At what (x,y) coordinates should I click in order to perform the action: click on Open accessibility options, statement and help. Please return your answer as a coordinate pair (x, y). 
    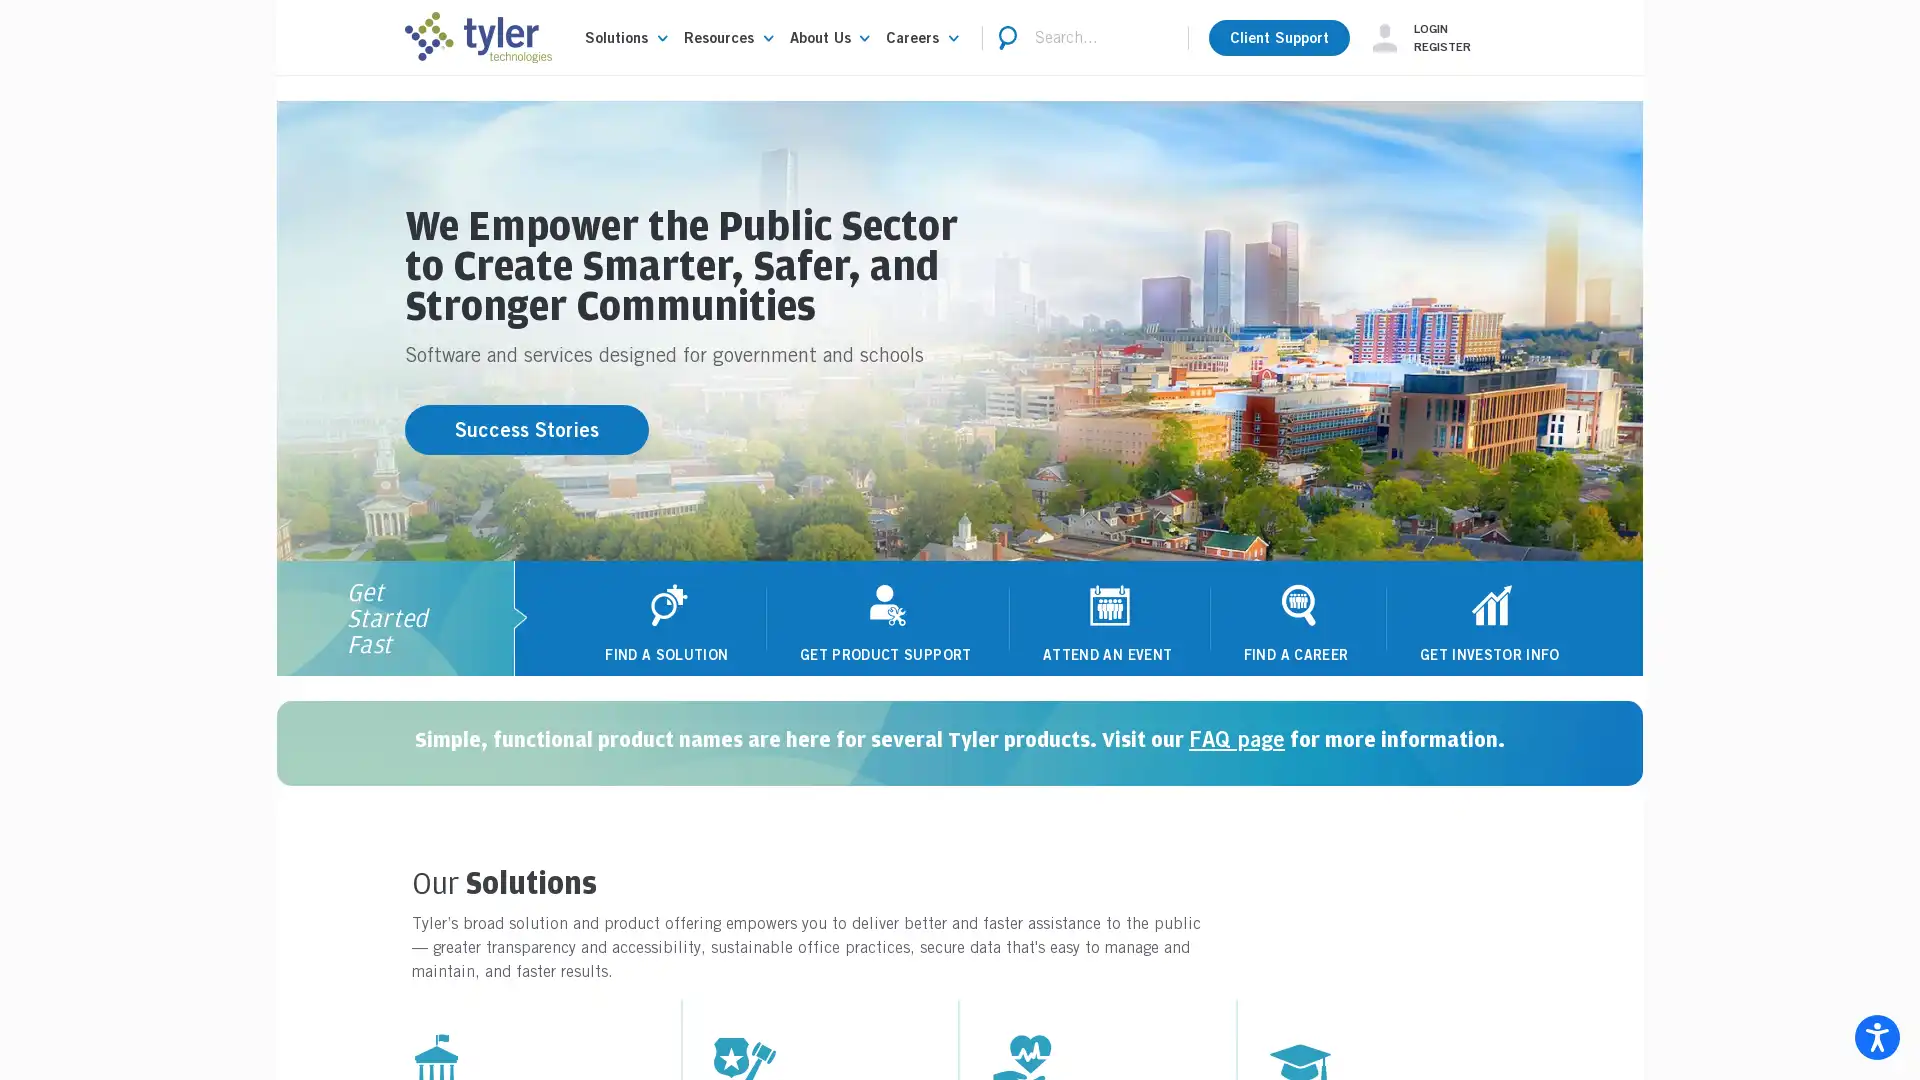
    Looking at the image, I should click on (1876, 1036).